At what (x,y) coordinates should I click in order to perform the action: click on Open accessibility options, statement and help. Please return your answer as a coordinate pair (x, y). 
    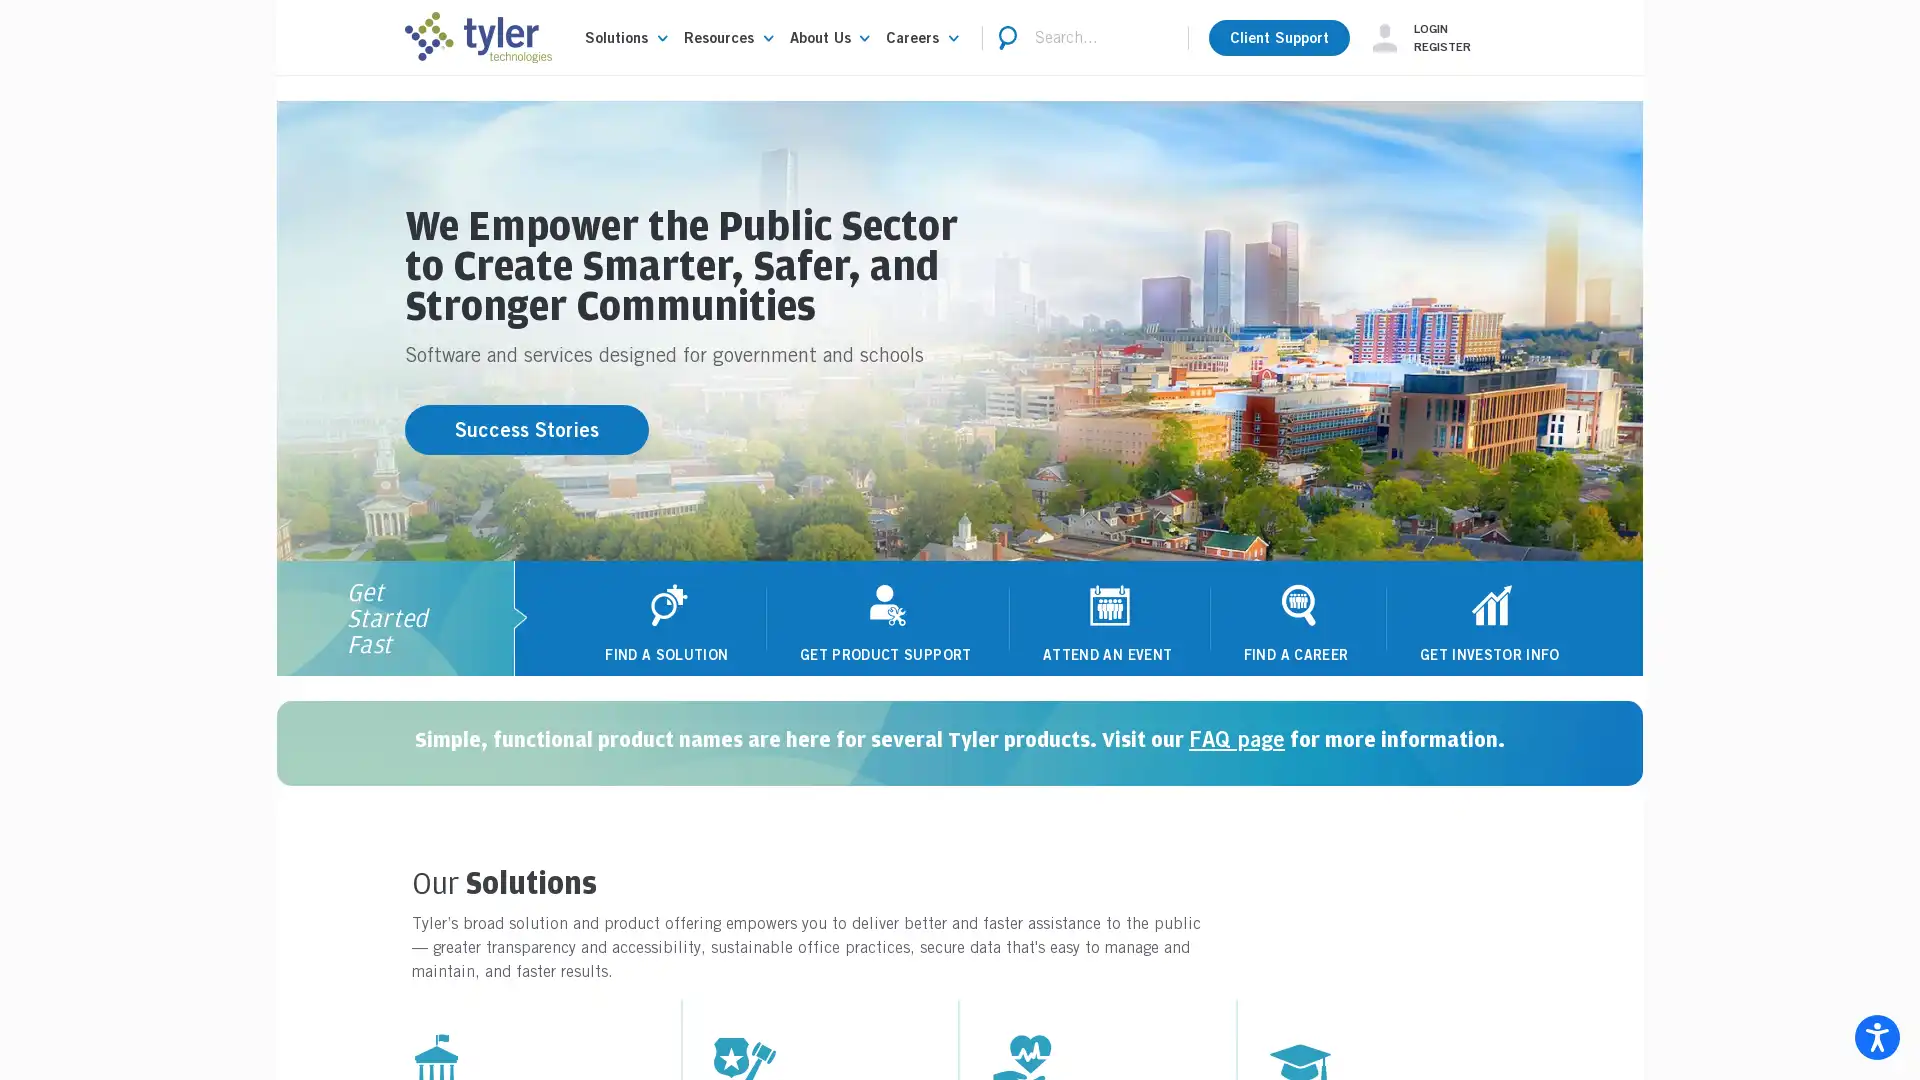
    Looking at the image, I should click on (1876, 1036).